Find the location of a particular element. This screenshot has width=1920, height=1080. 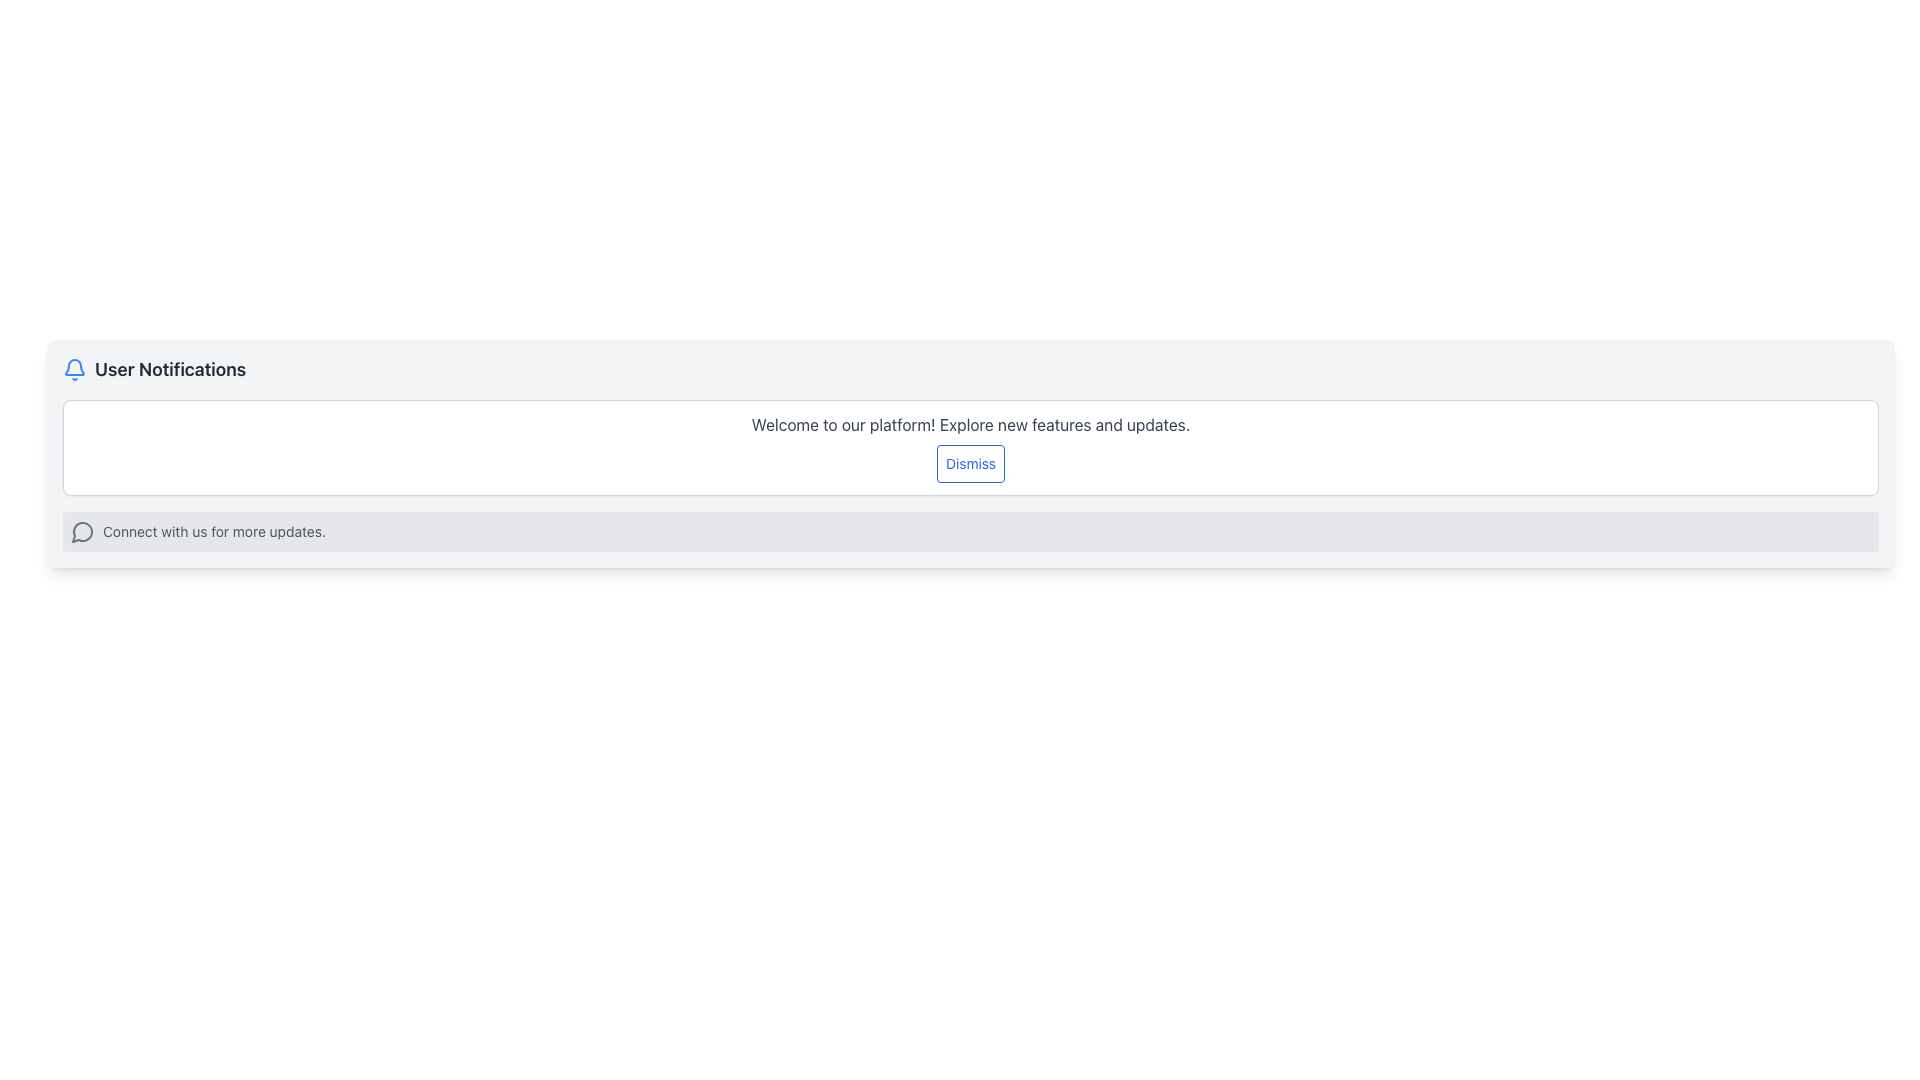

the informational text label encouraging users to connect for updates, which is the rightmost element in a horizontally-arranged group next to the message icon is located at coordinates (214, 531).